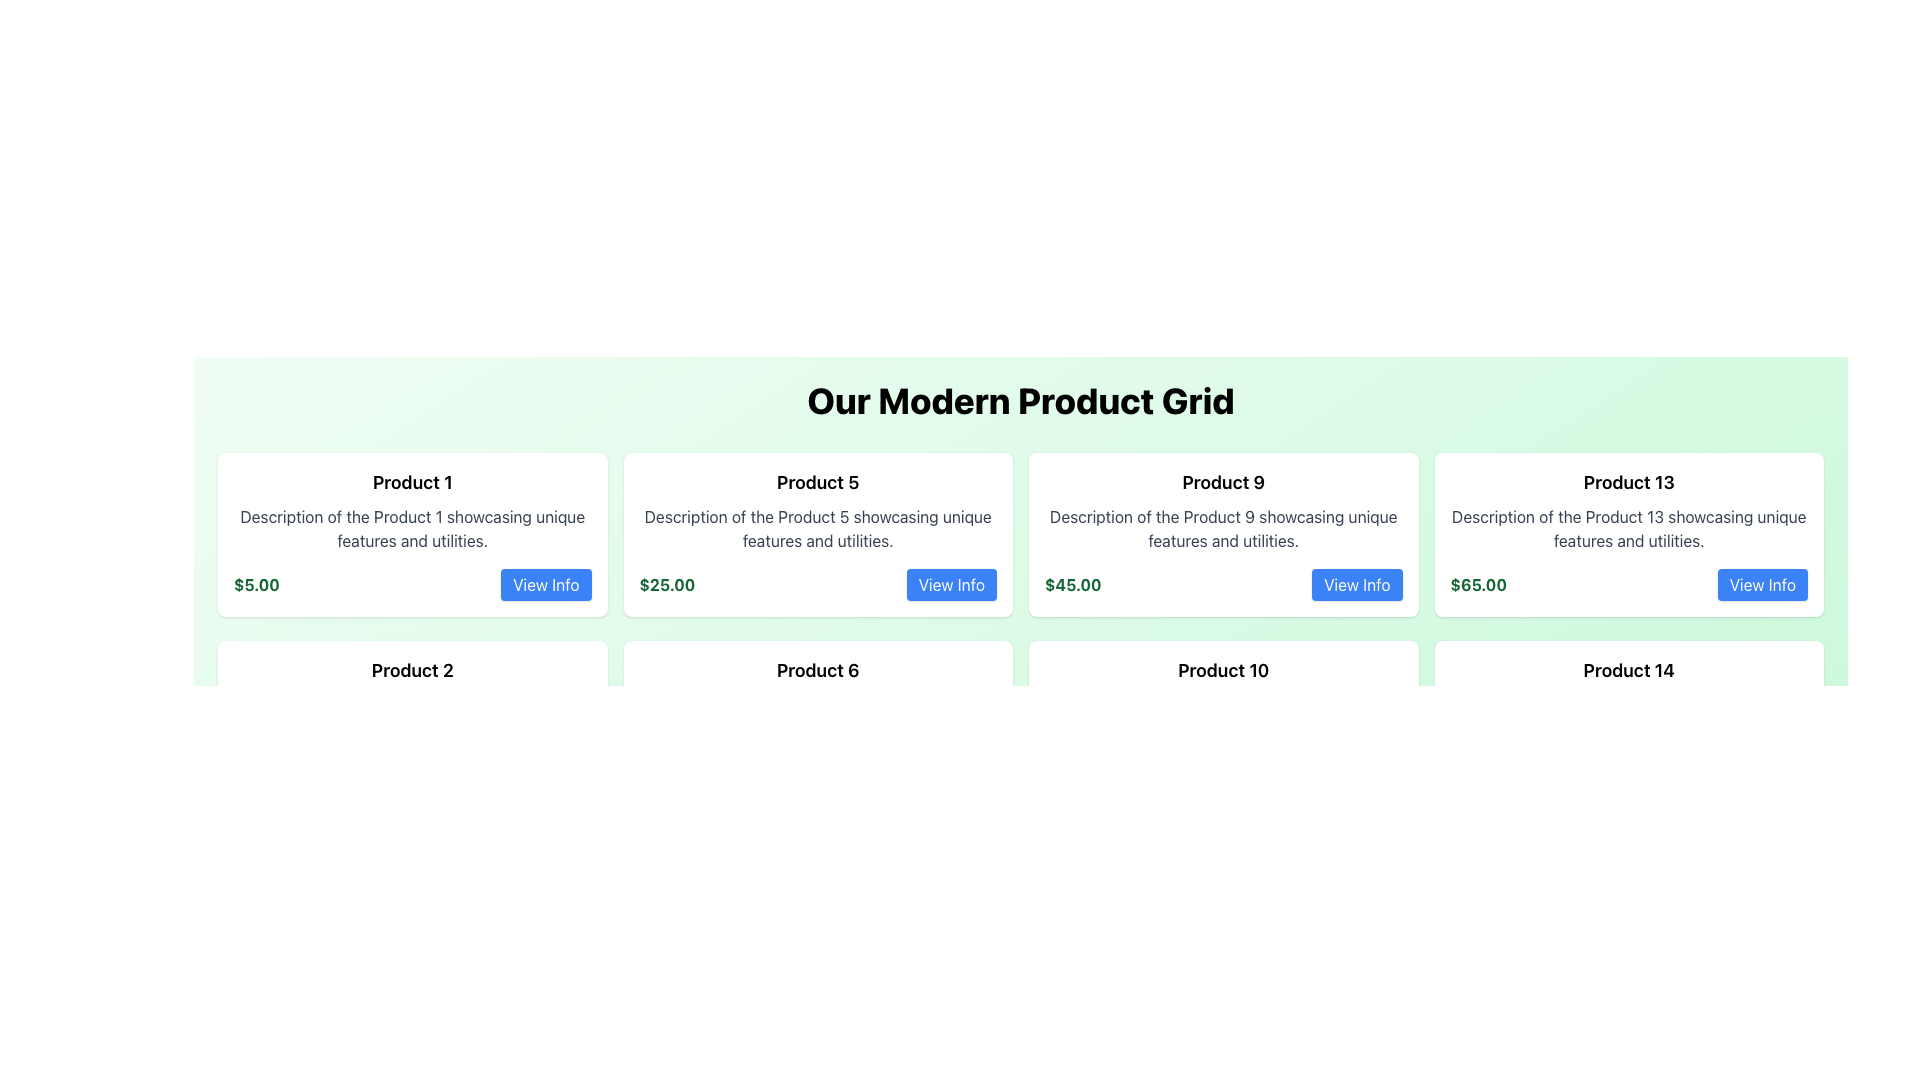 This screenshot has width=1920, height=1080. I want to click on the Text Display element that provides a description of 'Product 1', located below its title and above the price segment, so click(411, 527).